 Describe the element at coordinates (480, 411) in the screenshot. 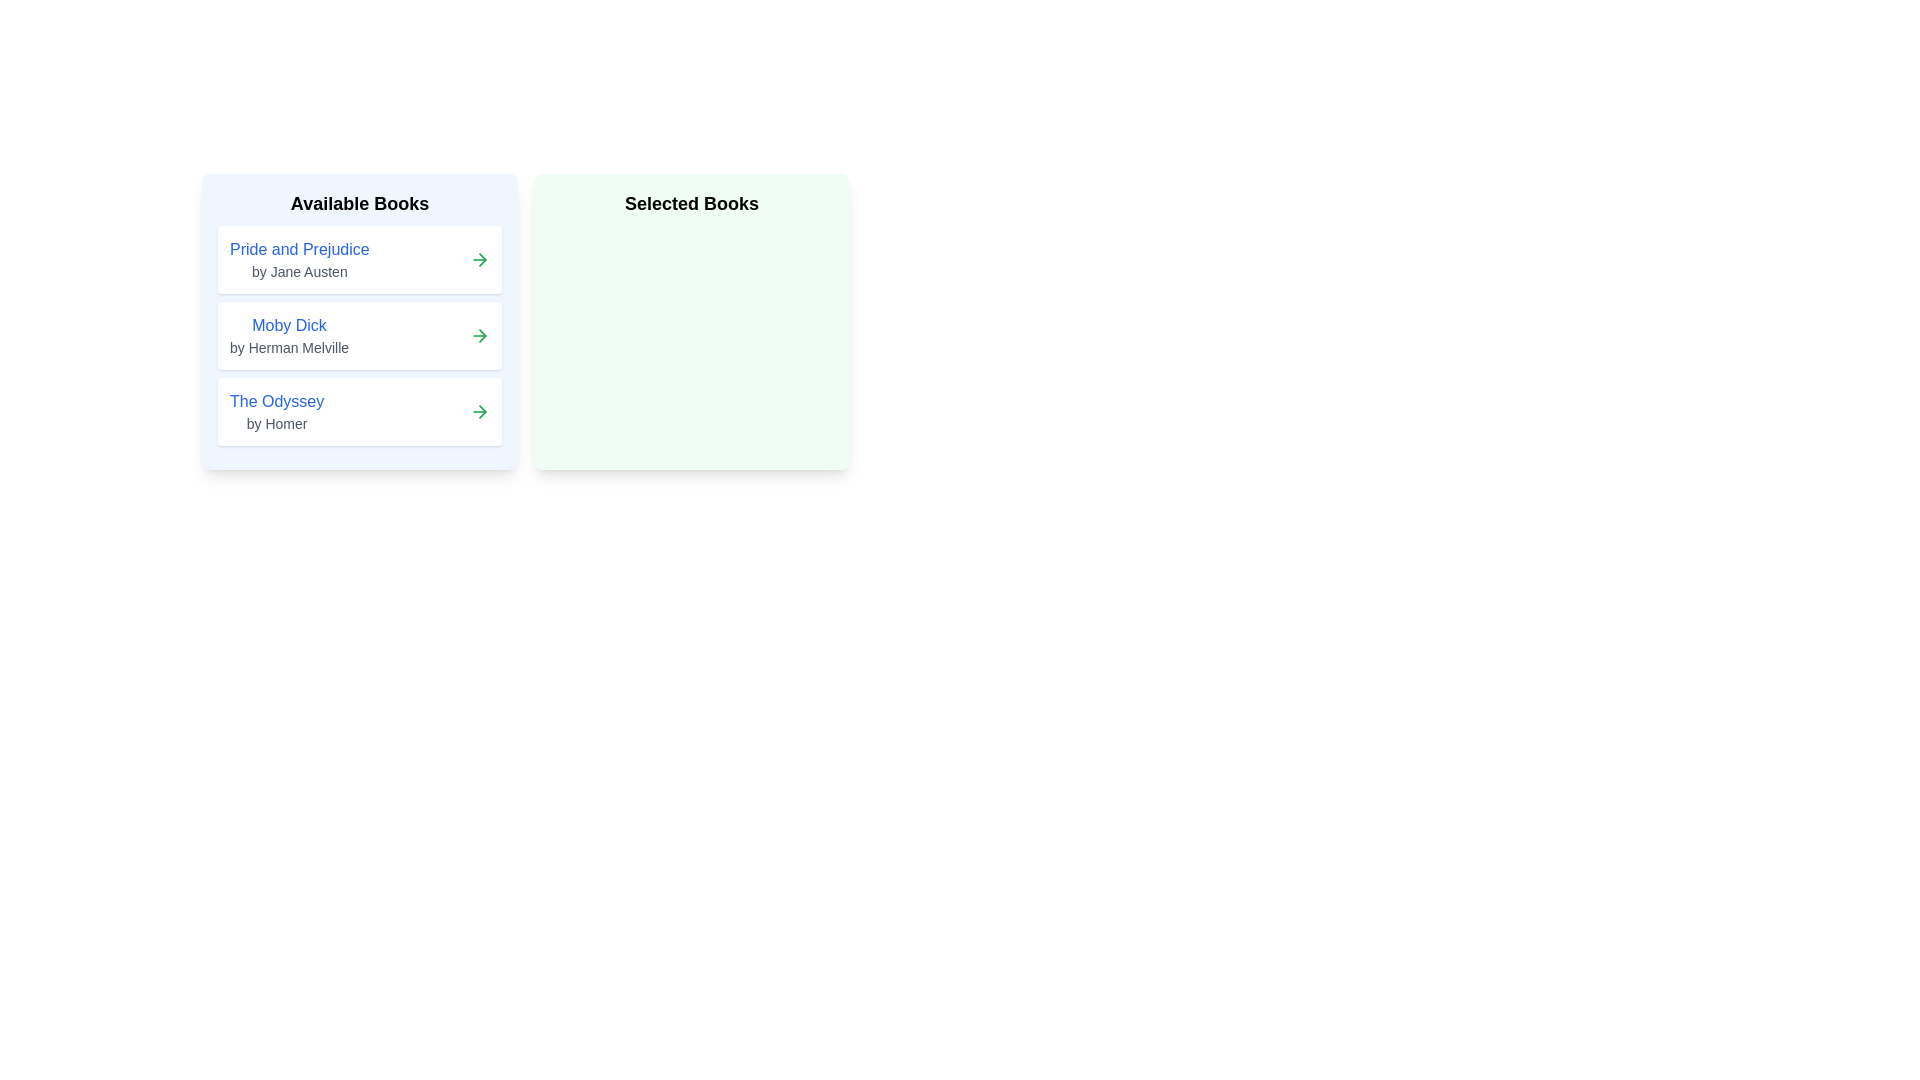

I see `the green rightward arrow icon button located at the far right of the panel displaying 'The Odyssey by Homer'` at that location.